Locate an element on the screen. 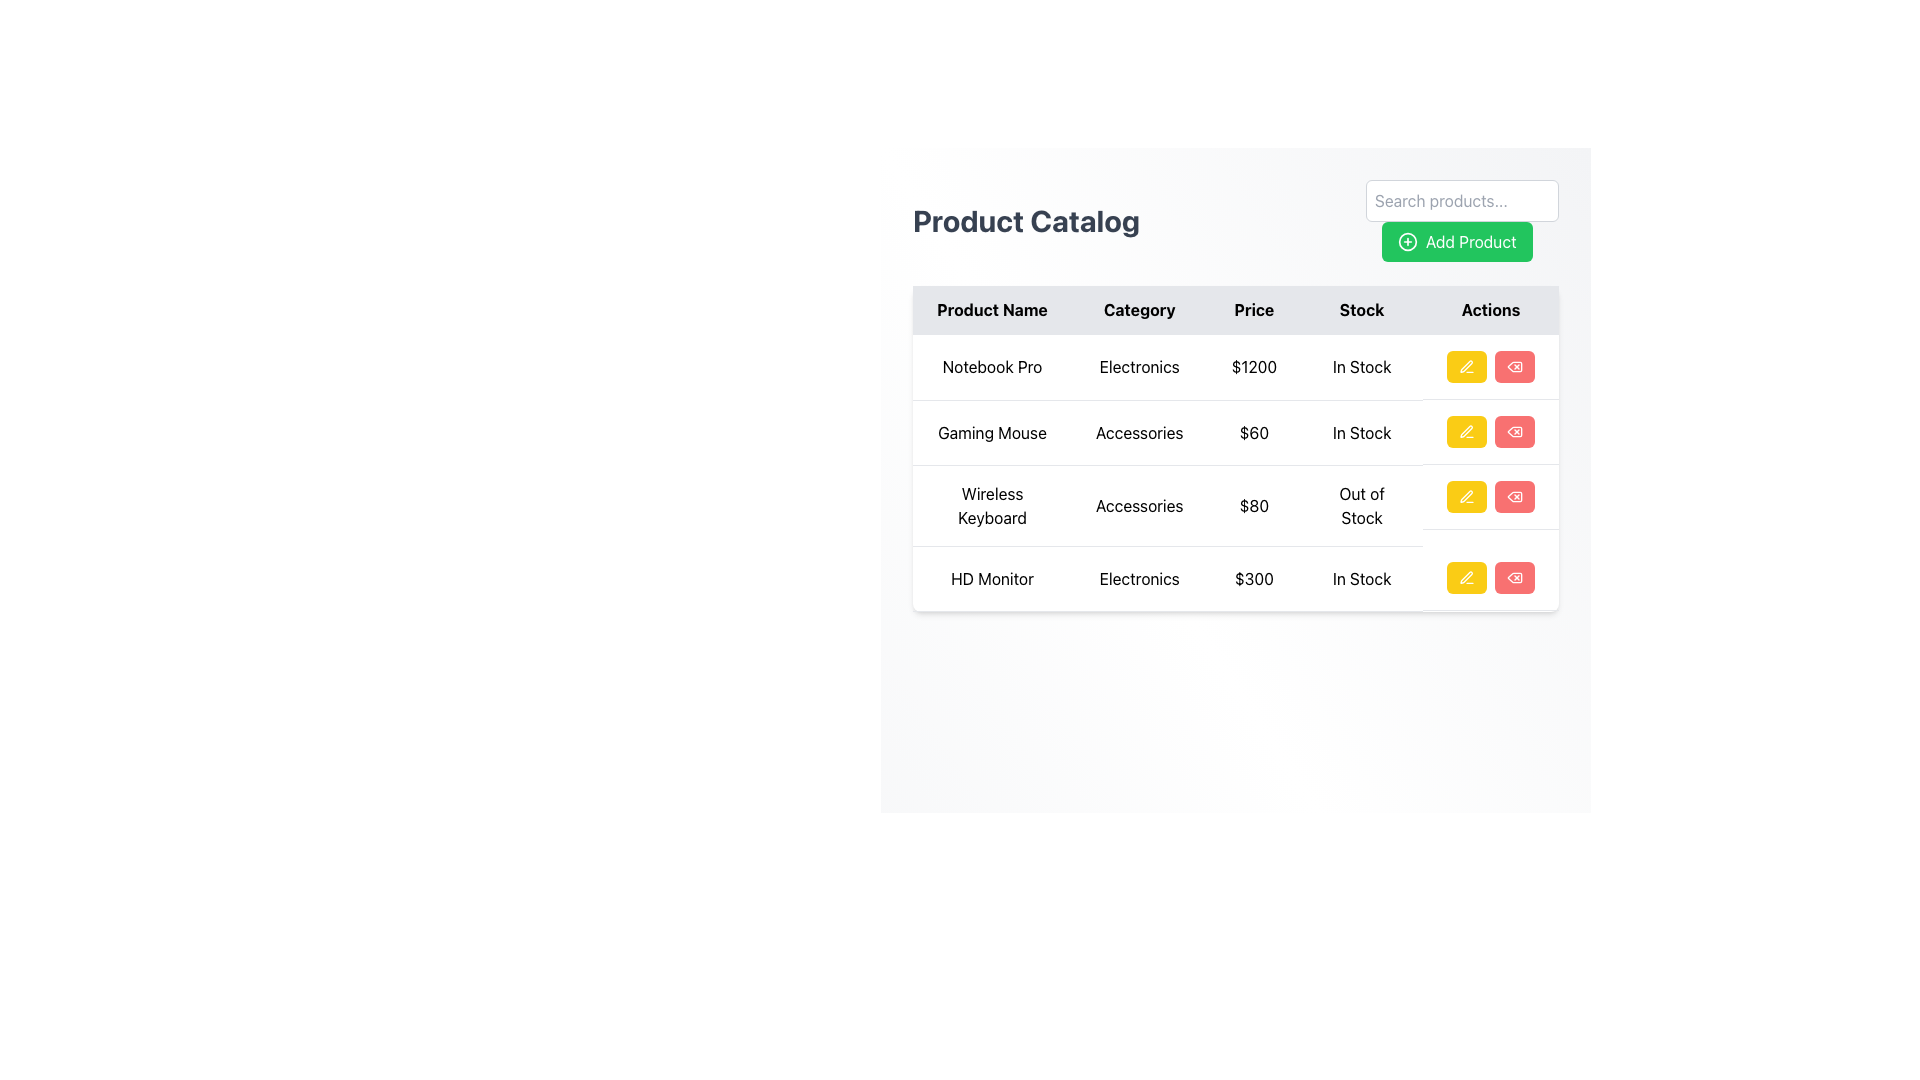  the small red Delete Button with a trash can icon located in the 'Actions' column of the data table, specifically aligned with the 'Wireless Keyboard' entry is located at coordinates (1515, 496).